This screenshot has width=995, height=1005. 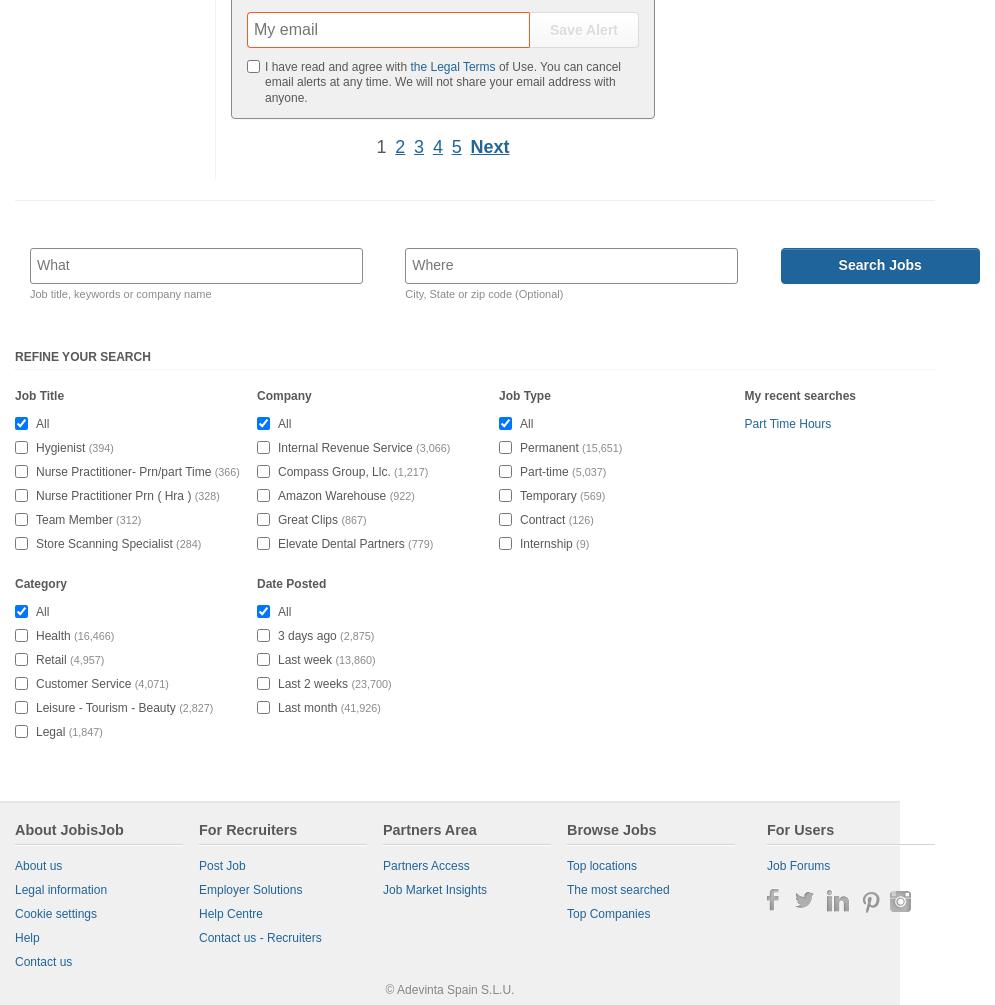 I want to click on 'About JobisJob', so click(x=67, y=829).